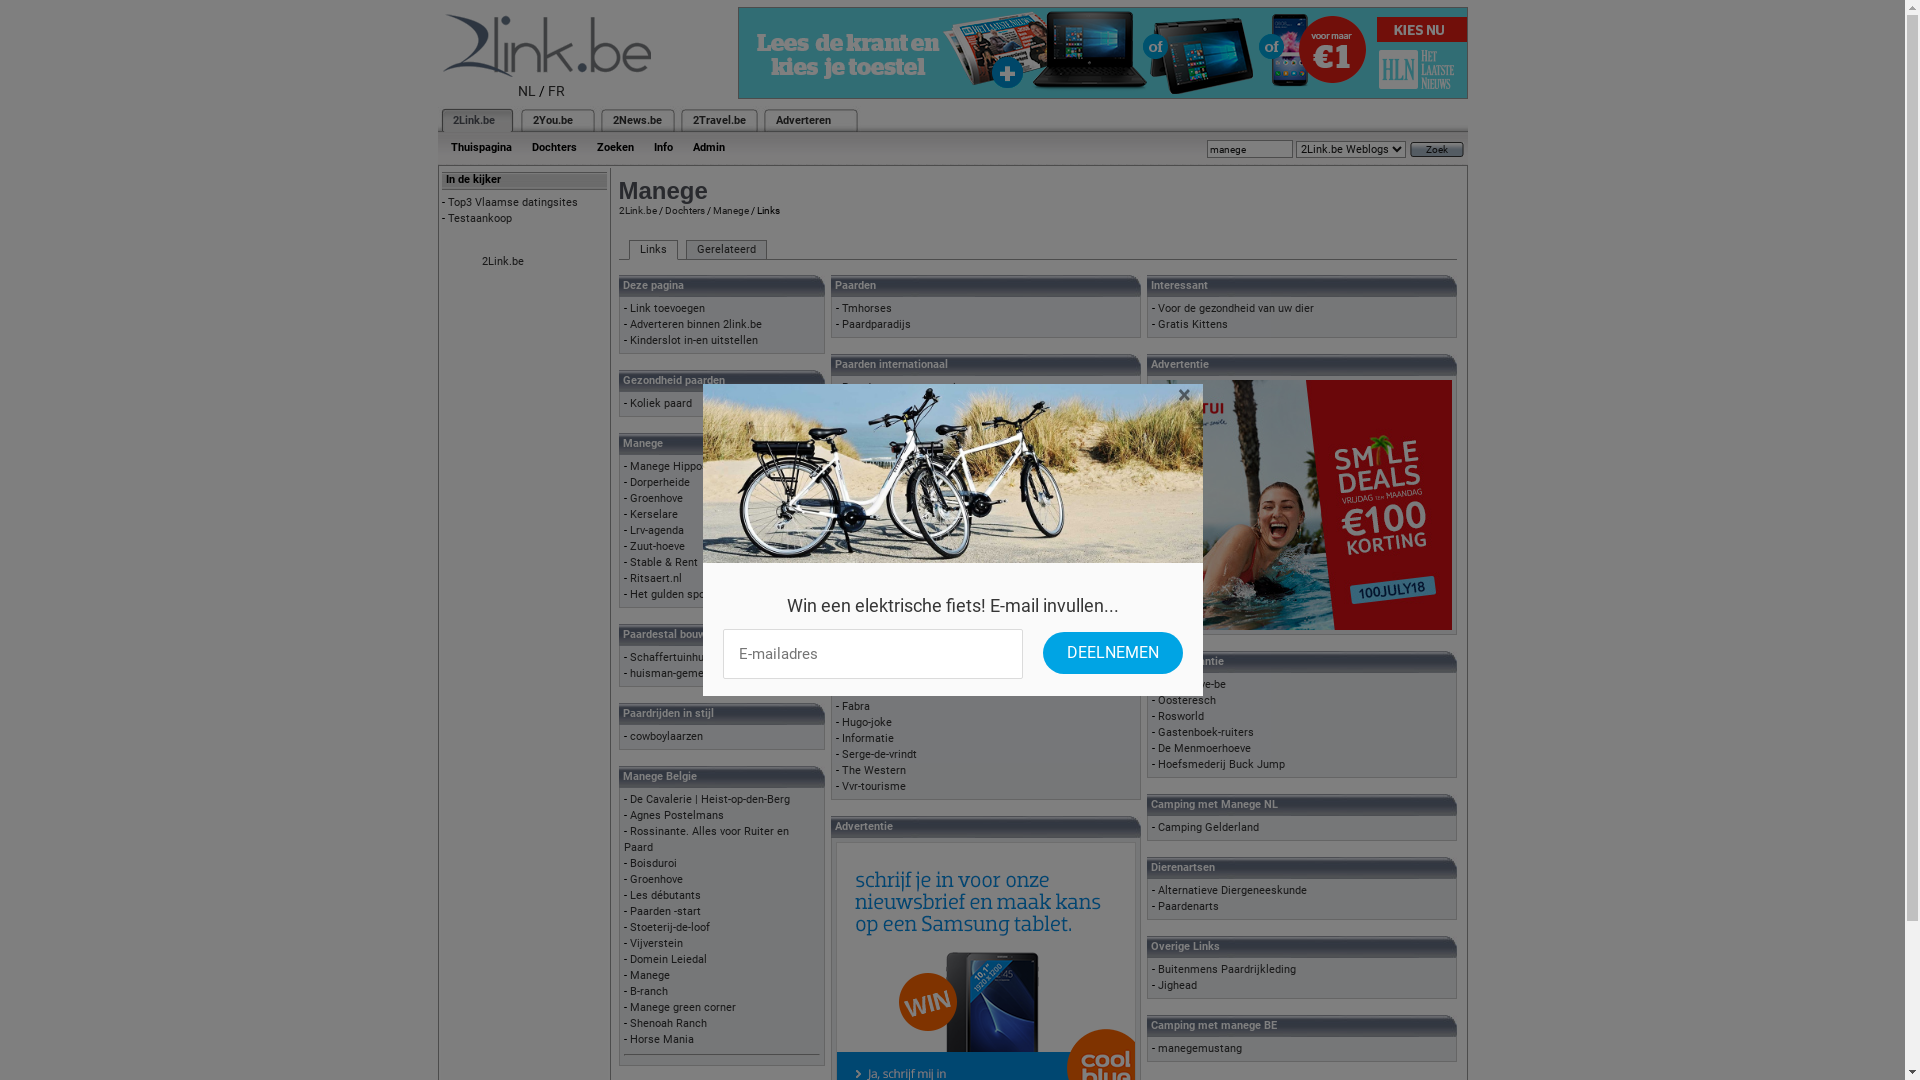  I want to click on 'Stable & Rent', so click(663, 562).